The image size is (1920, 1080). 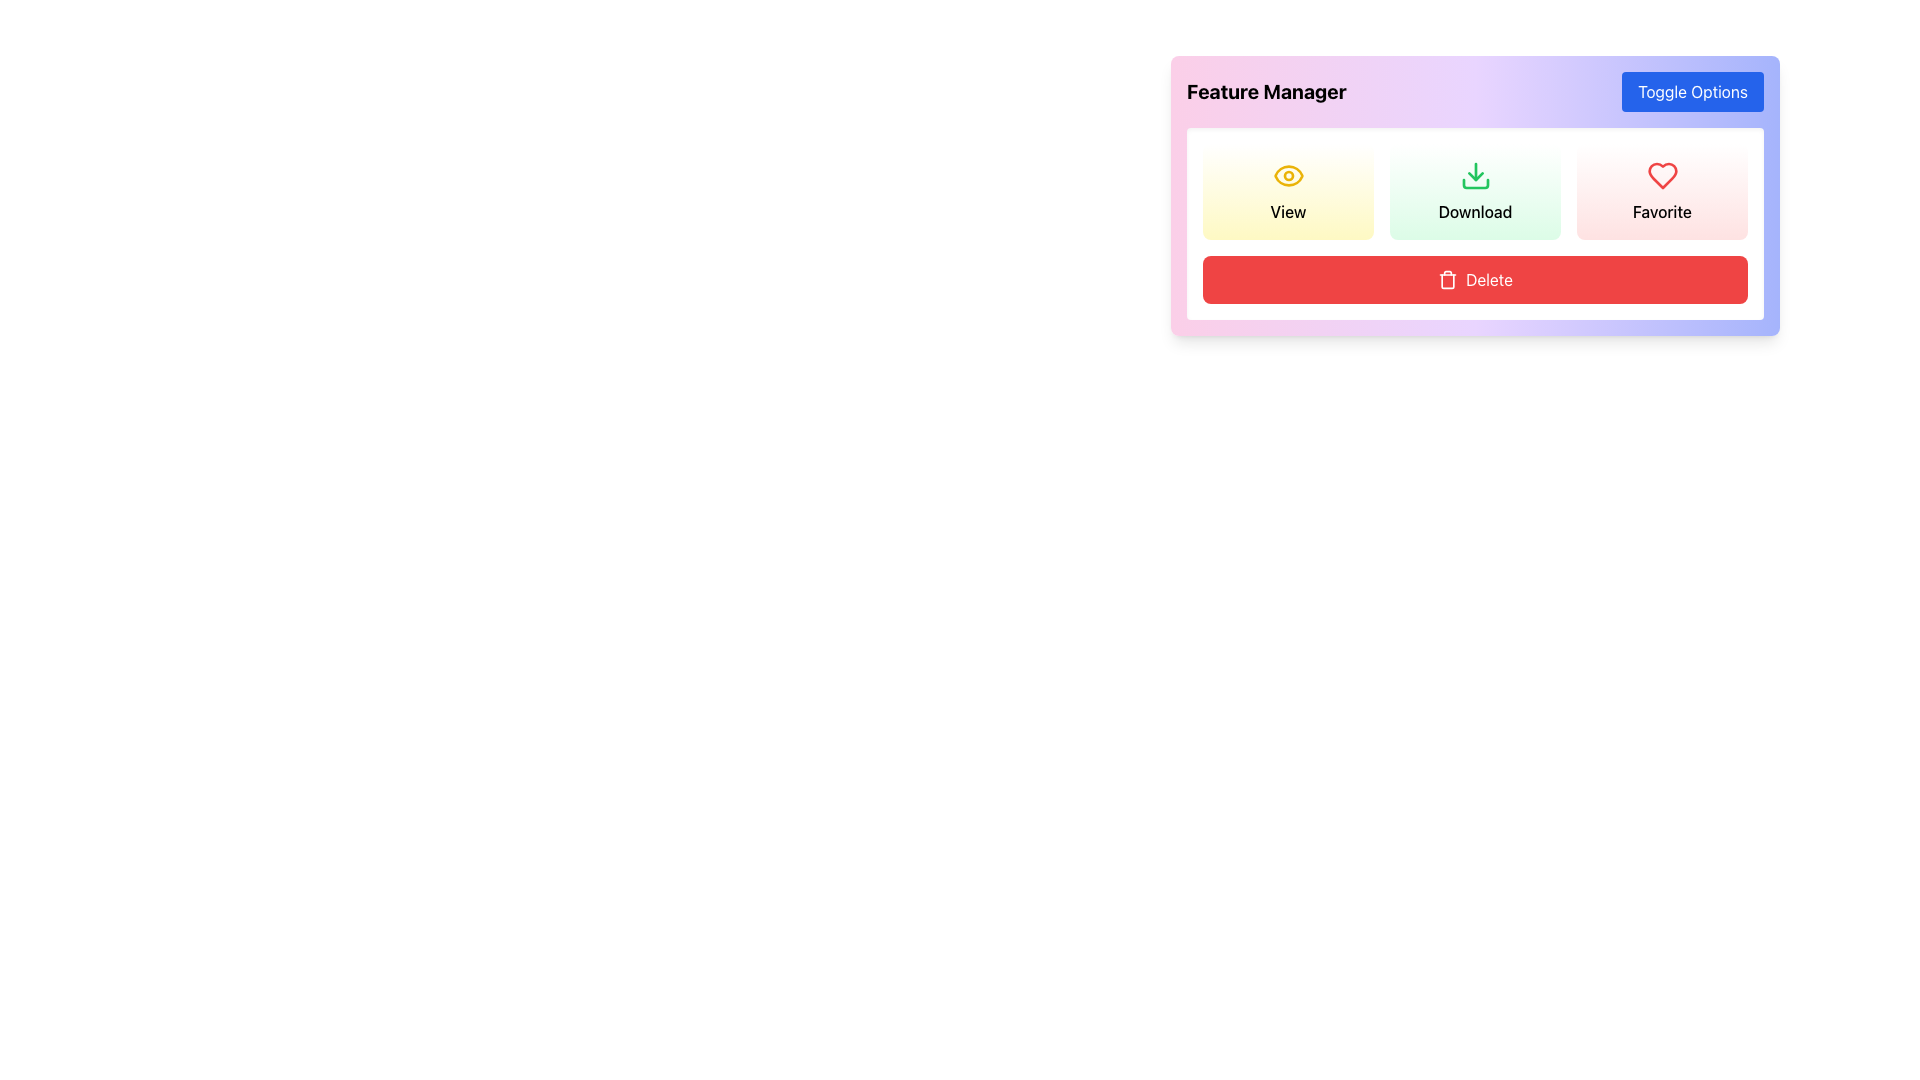 I want to click on the 'View' icon button located in the top-left corner of the row in the 'Feature Manager' section, so click(x=1288, y=175).